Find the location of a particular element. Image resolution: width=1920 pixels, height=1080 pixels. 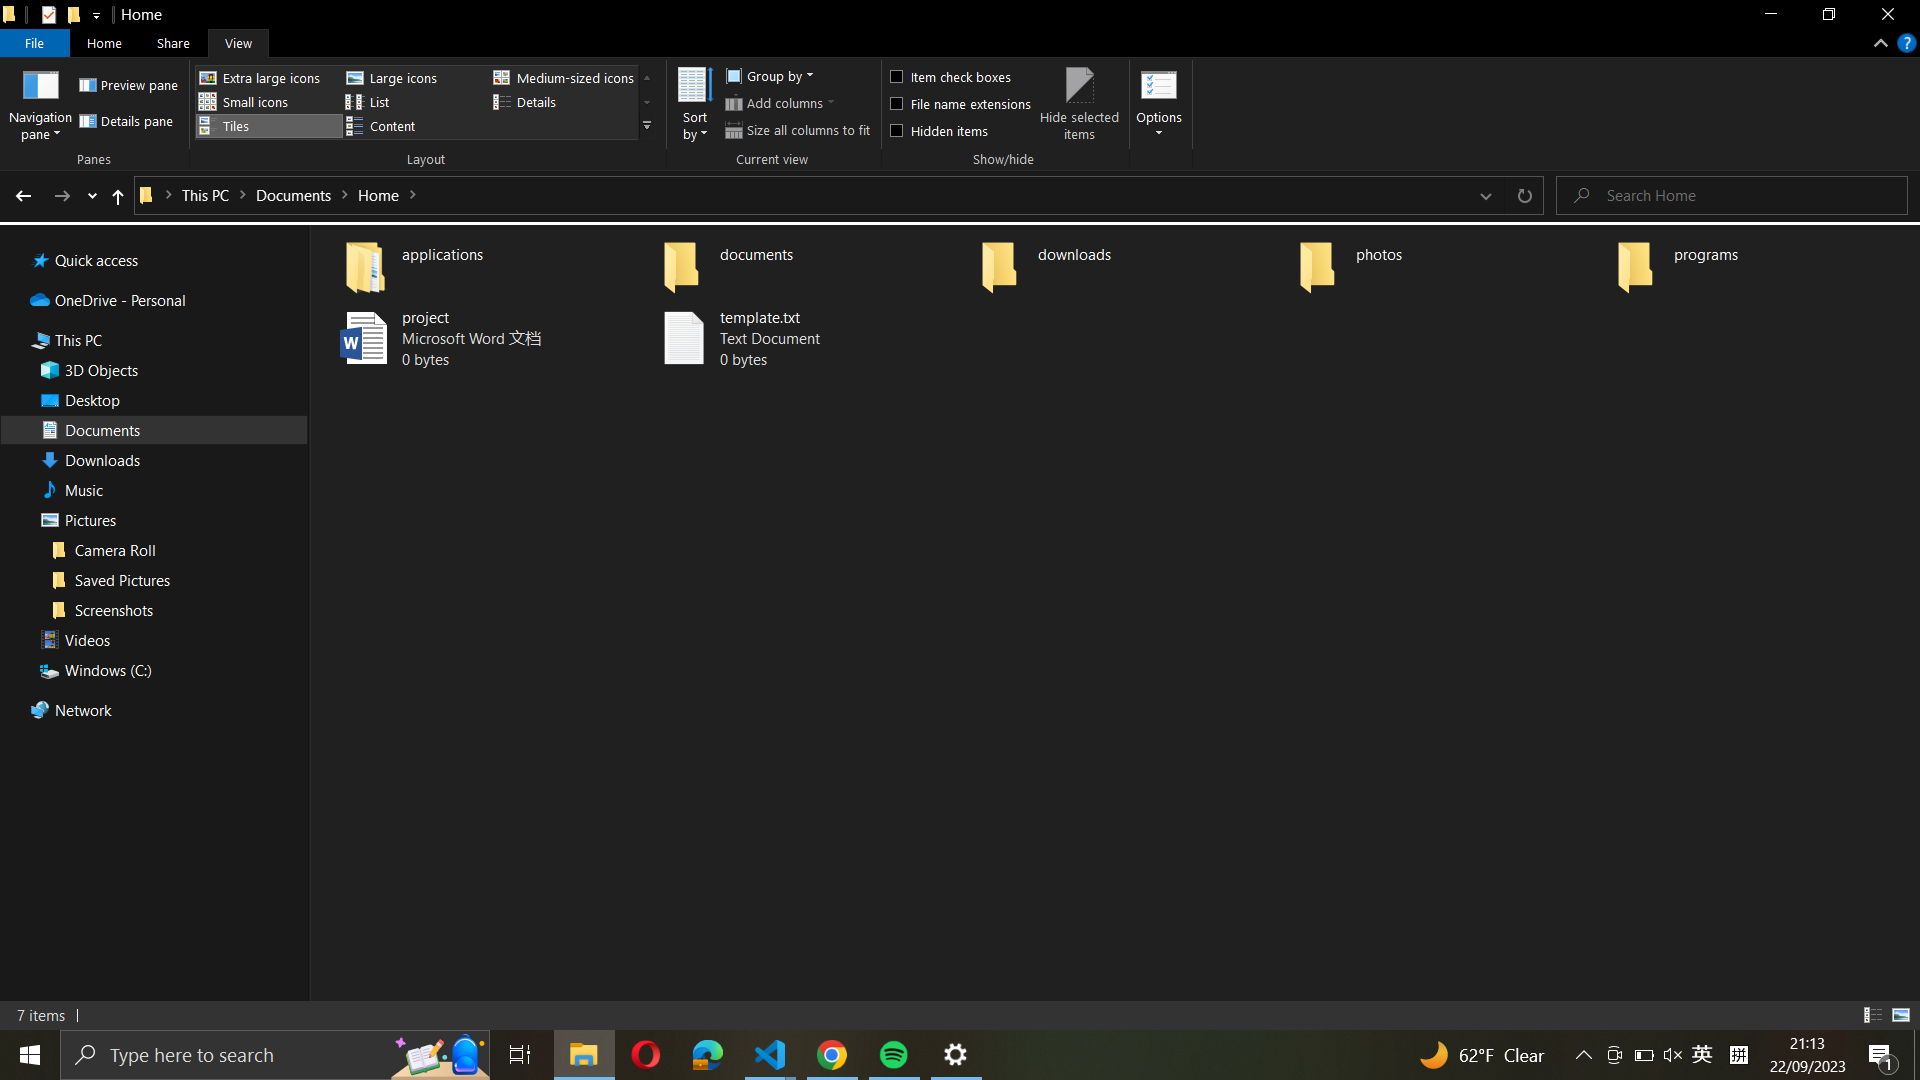

Locate the "photos" folder and mark the first five images is located at coordinates (1449, 261).